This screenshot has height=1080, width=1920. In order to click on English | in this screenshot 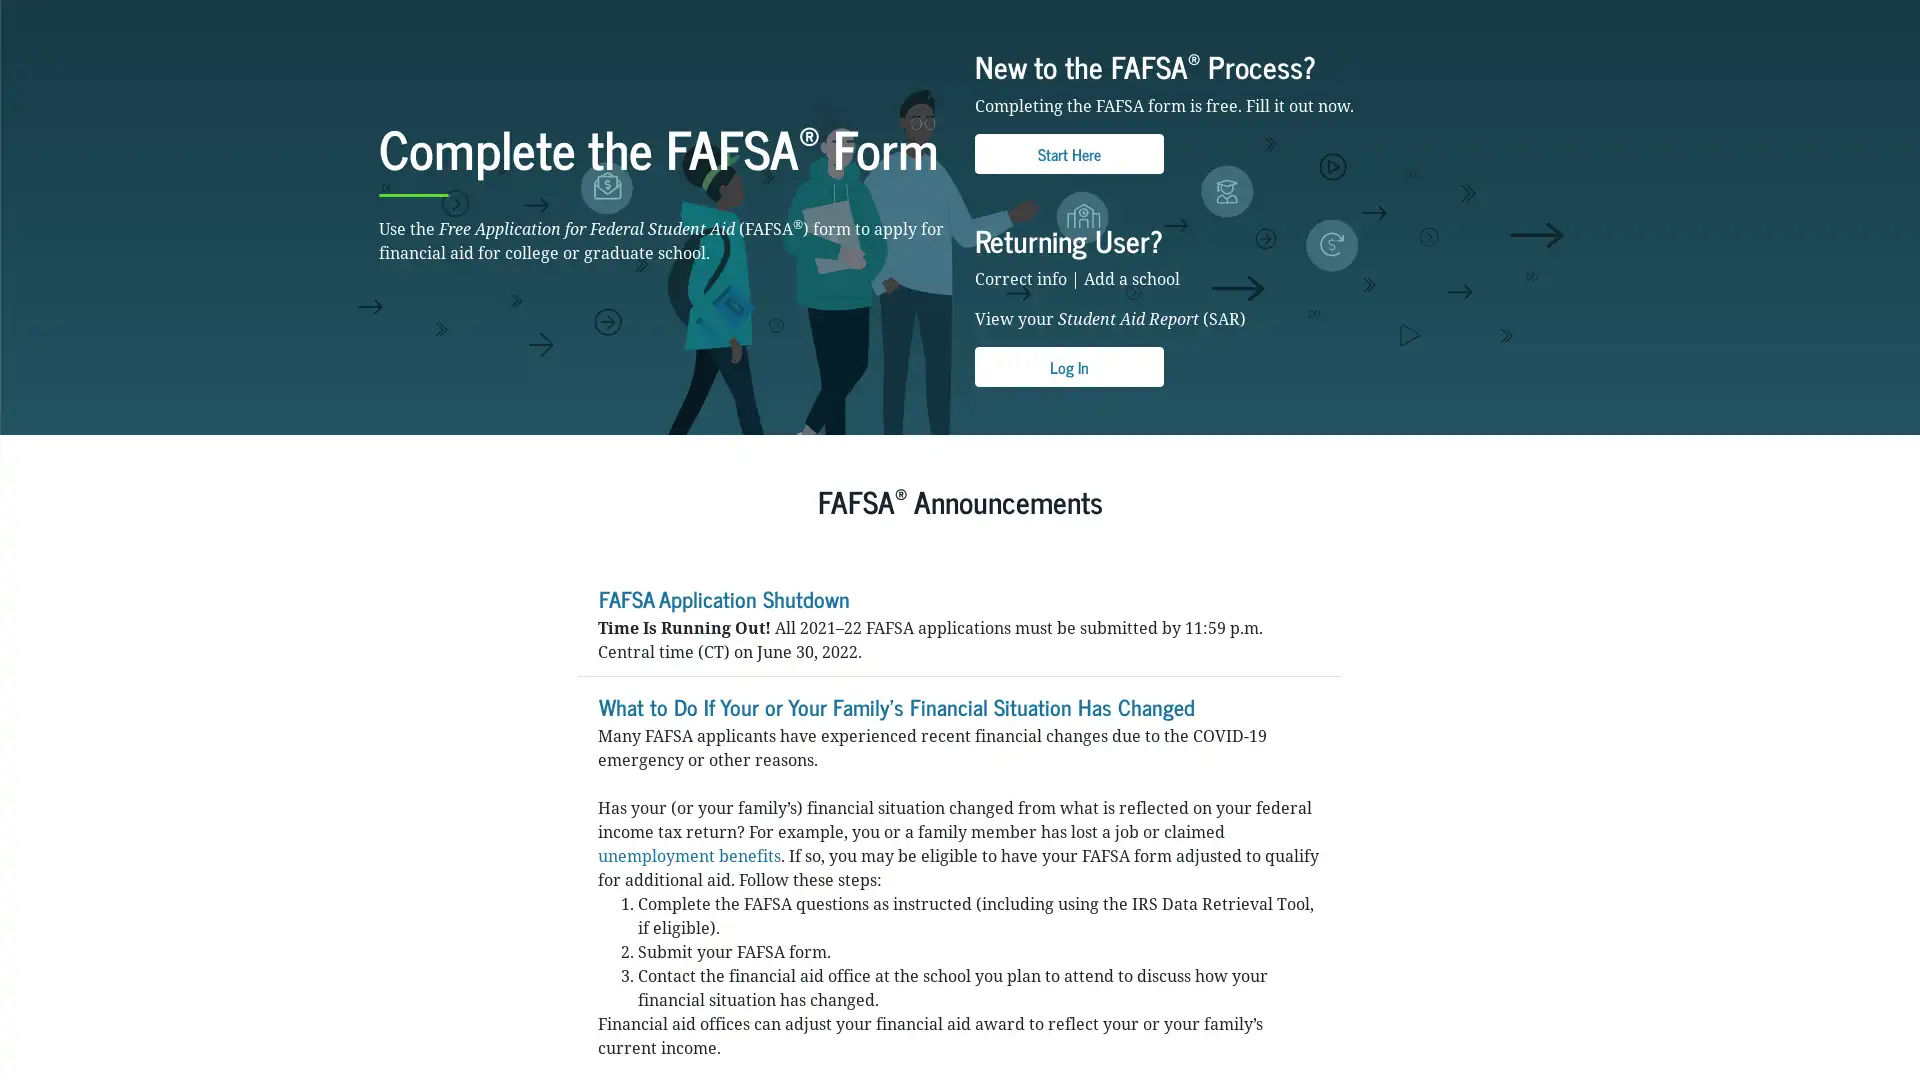, I will do `click(1473, 15)`.